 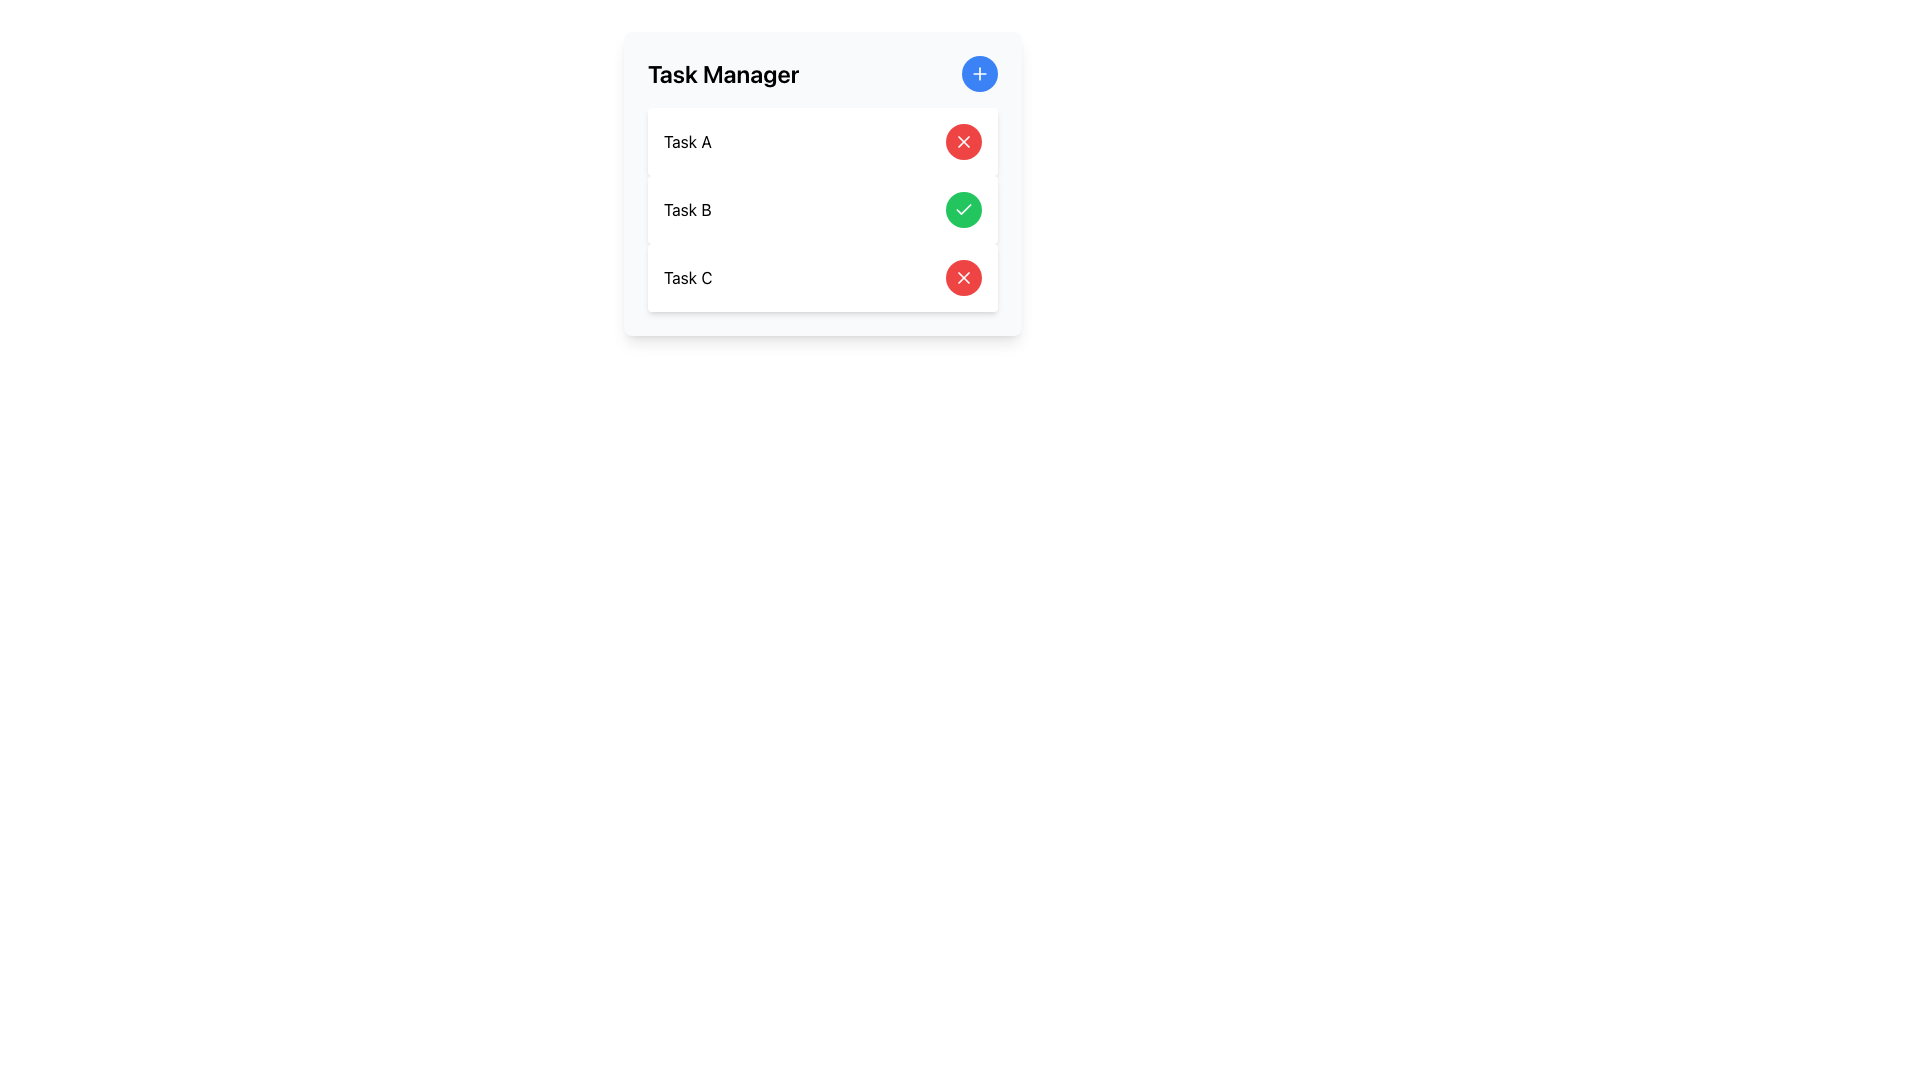 What do you see at coordinates (688, 277) in the screenshot?
I see `the static text label displaying 'Task C', located at the bottom of the task list in the 'Task Manager' card` at bounding box center [688, 277].